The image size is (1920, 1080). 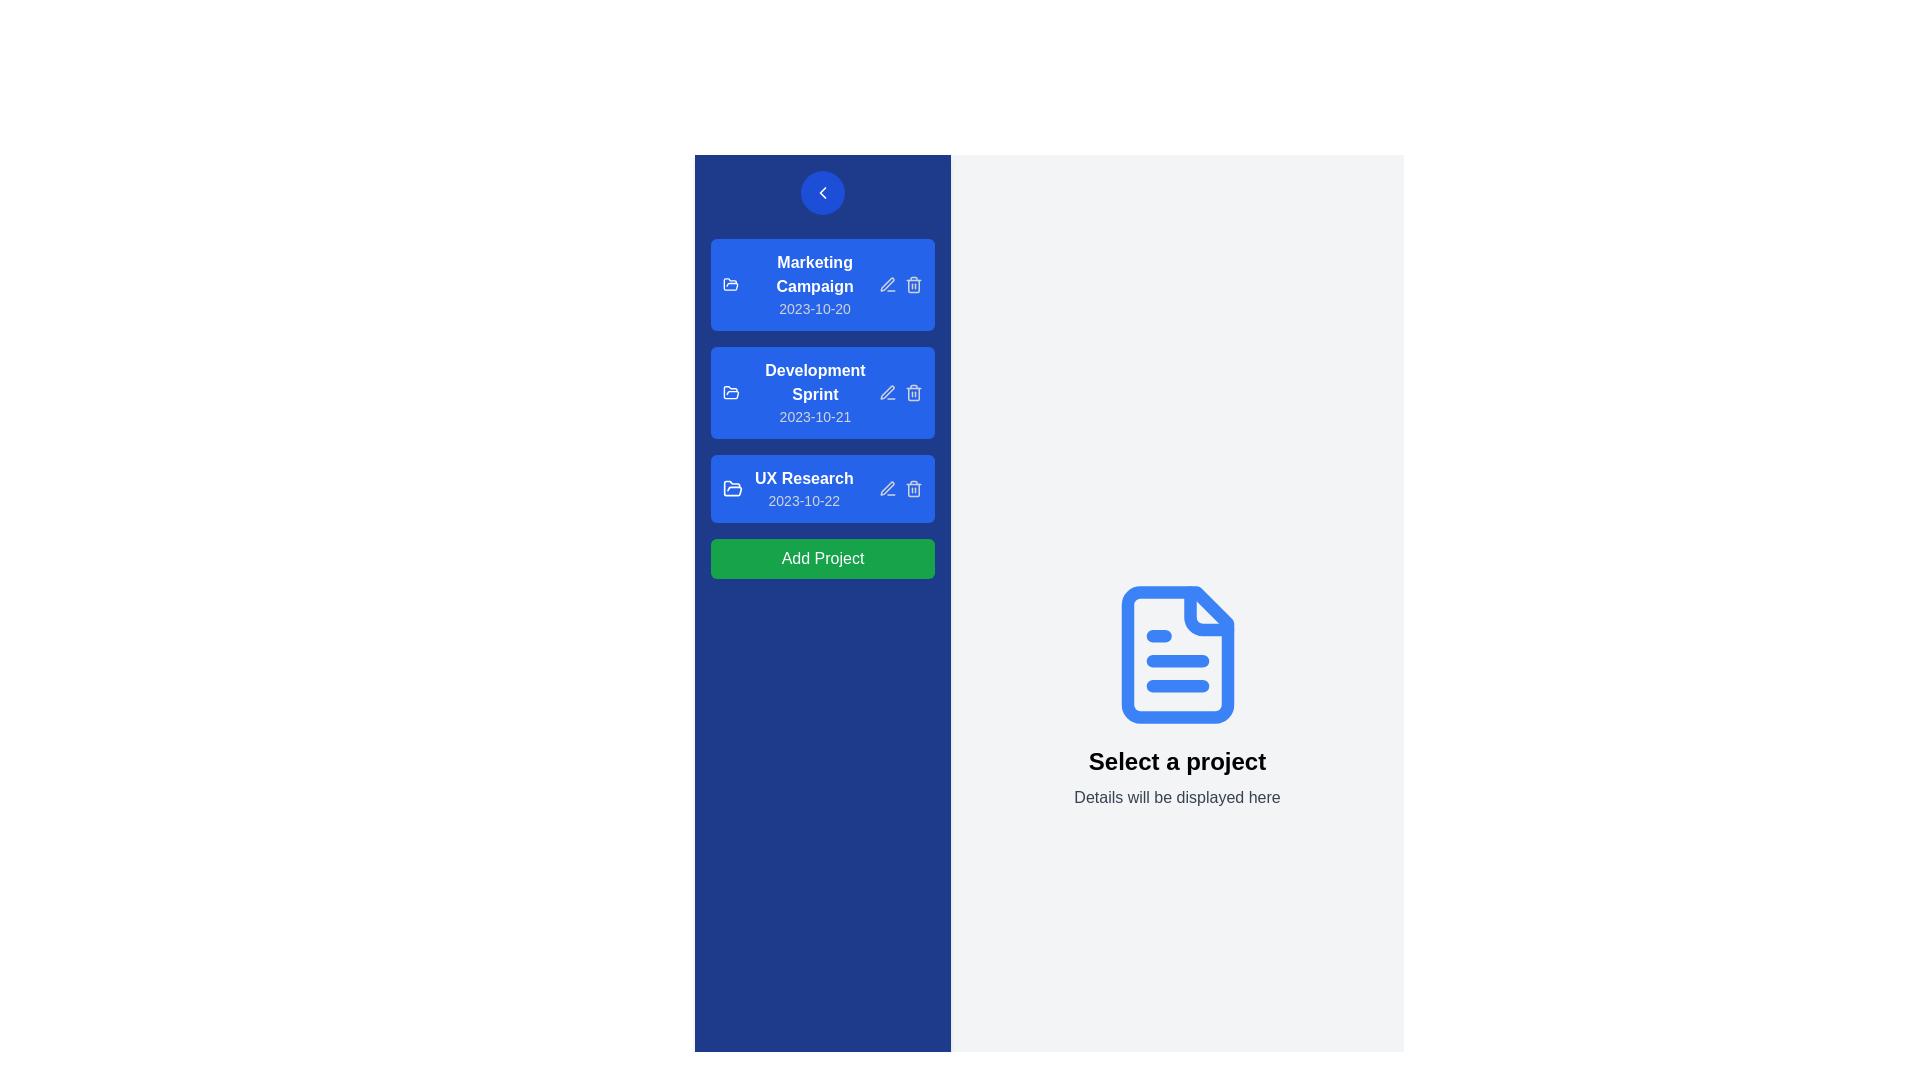 What do you see at coordinates (732, 489) in the screenshot?
I see `the folder icon representing 'UX Research' in the left sidebar's project list` at bounding box center [732, 489].